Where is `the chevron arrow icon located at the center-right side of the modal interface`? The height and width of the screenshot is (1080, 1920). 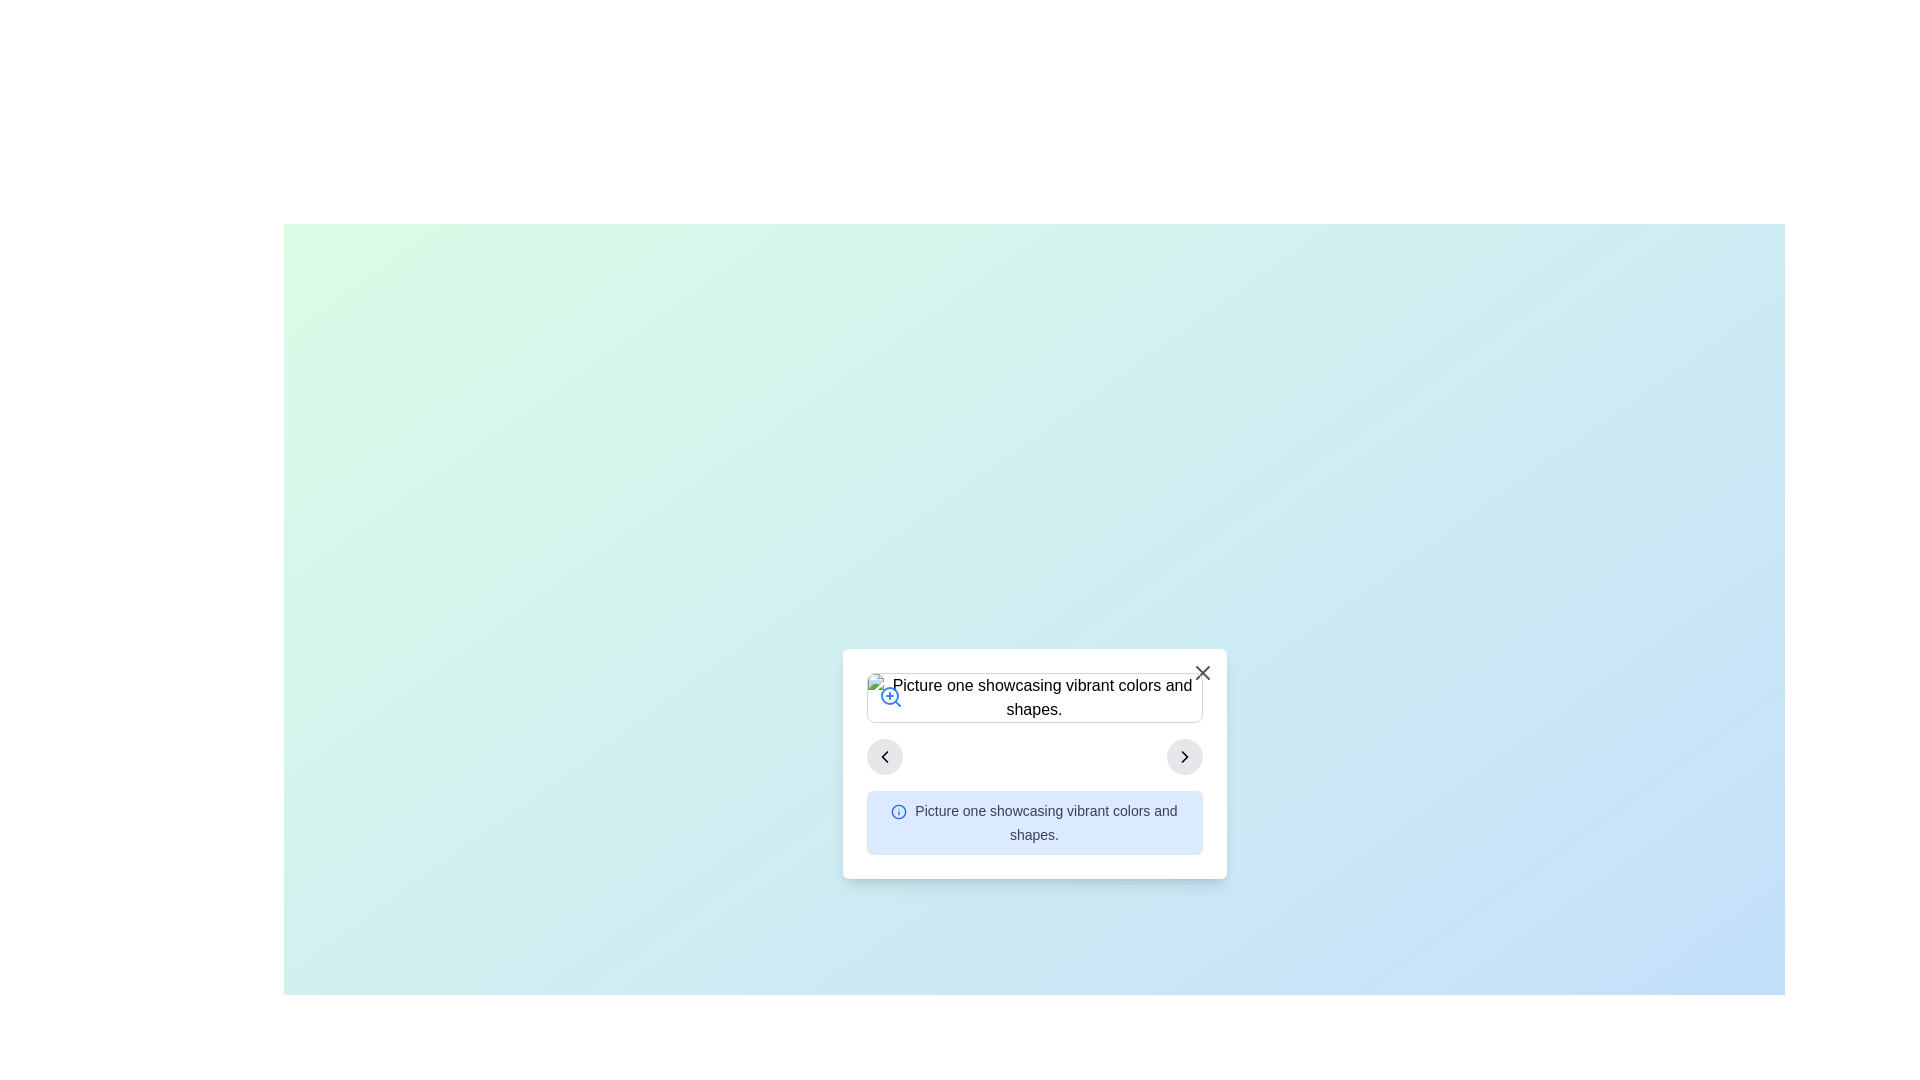 the chevron arrow icon located at the center-right side of the modal interface is located at coordinates (883, 756).